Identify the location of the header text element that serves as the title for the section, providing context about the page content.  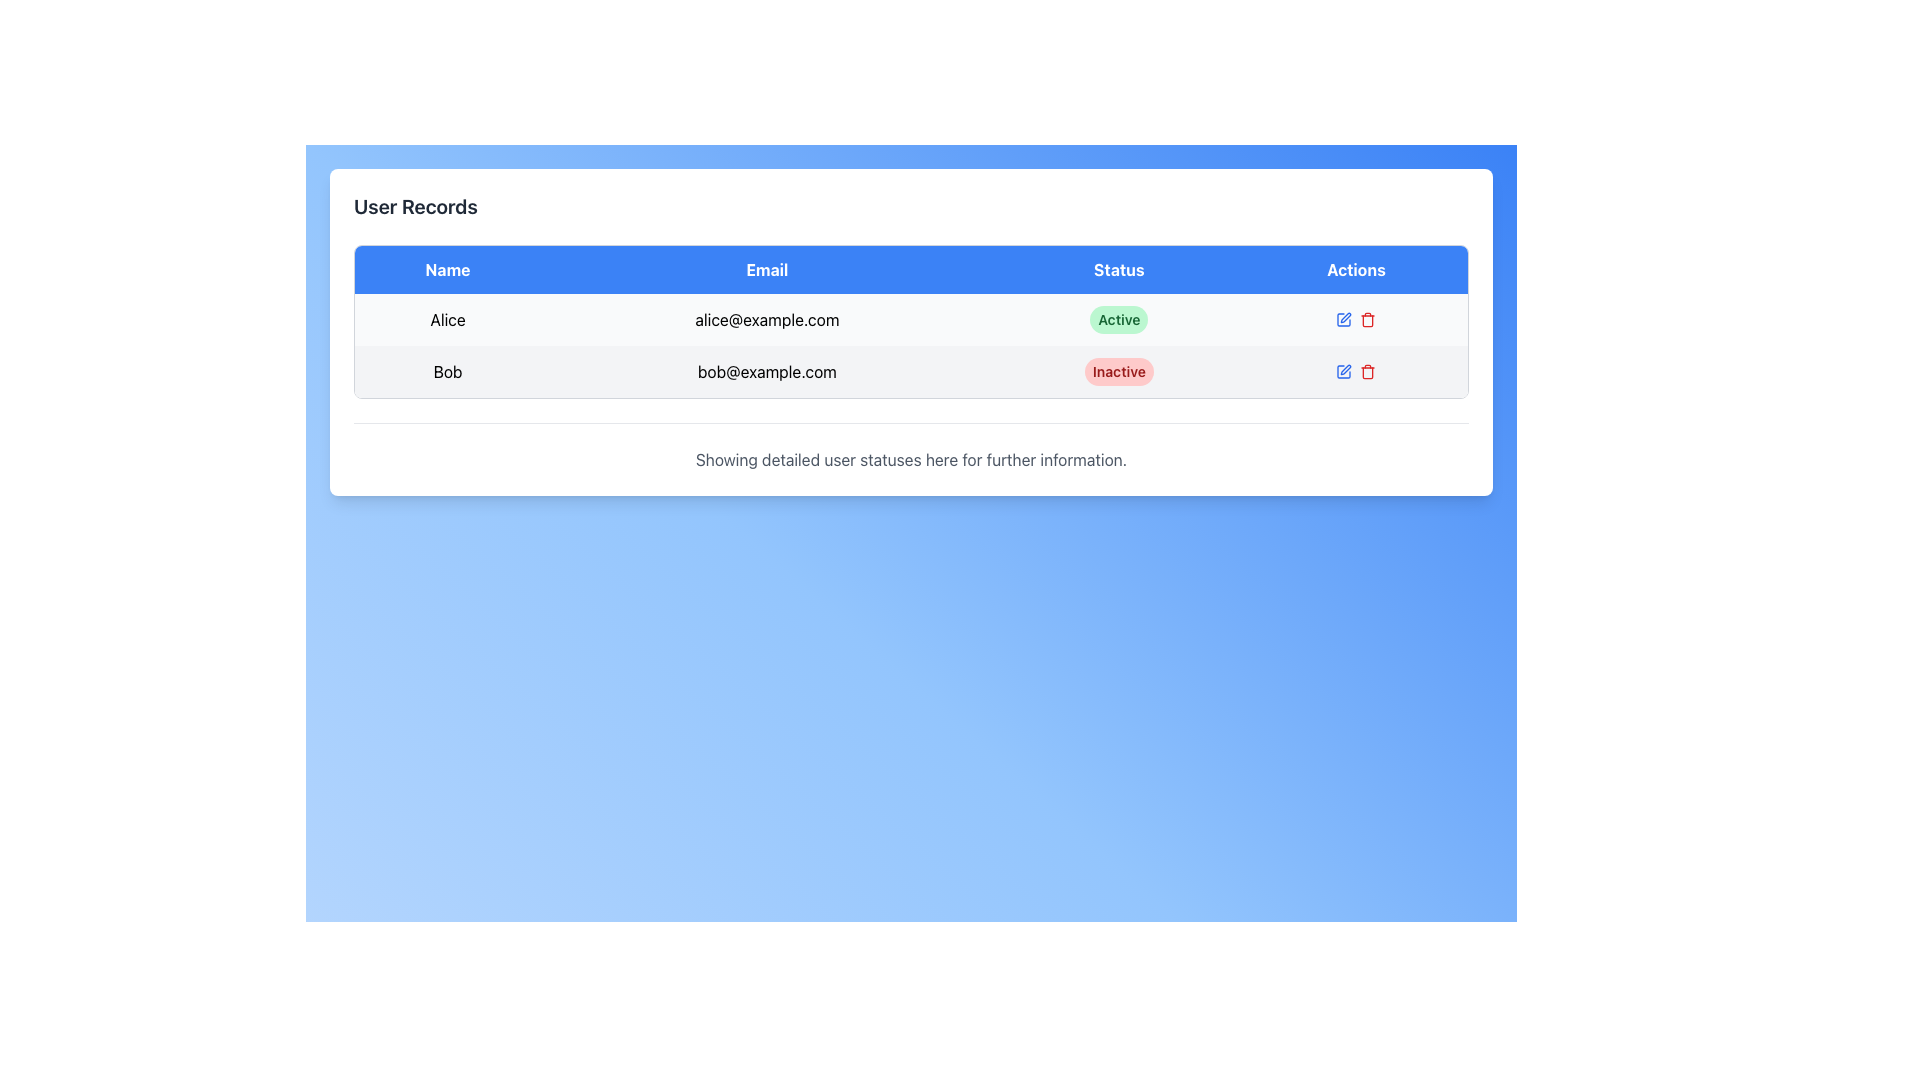
(414, 207).